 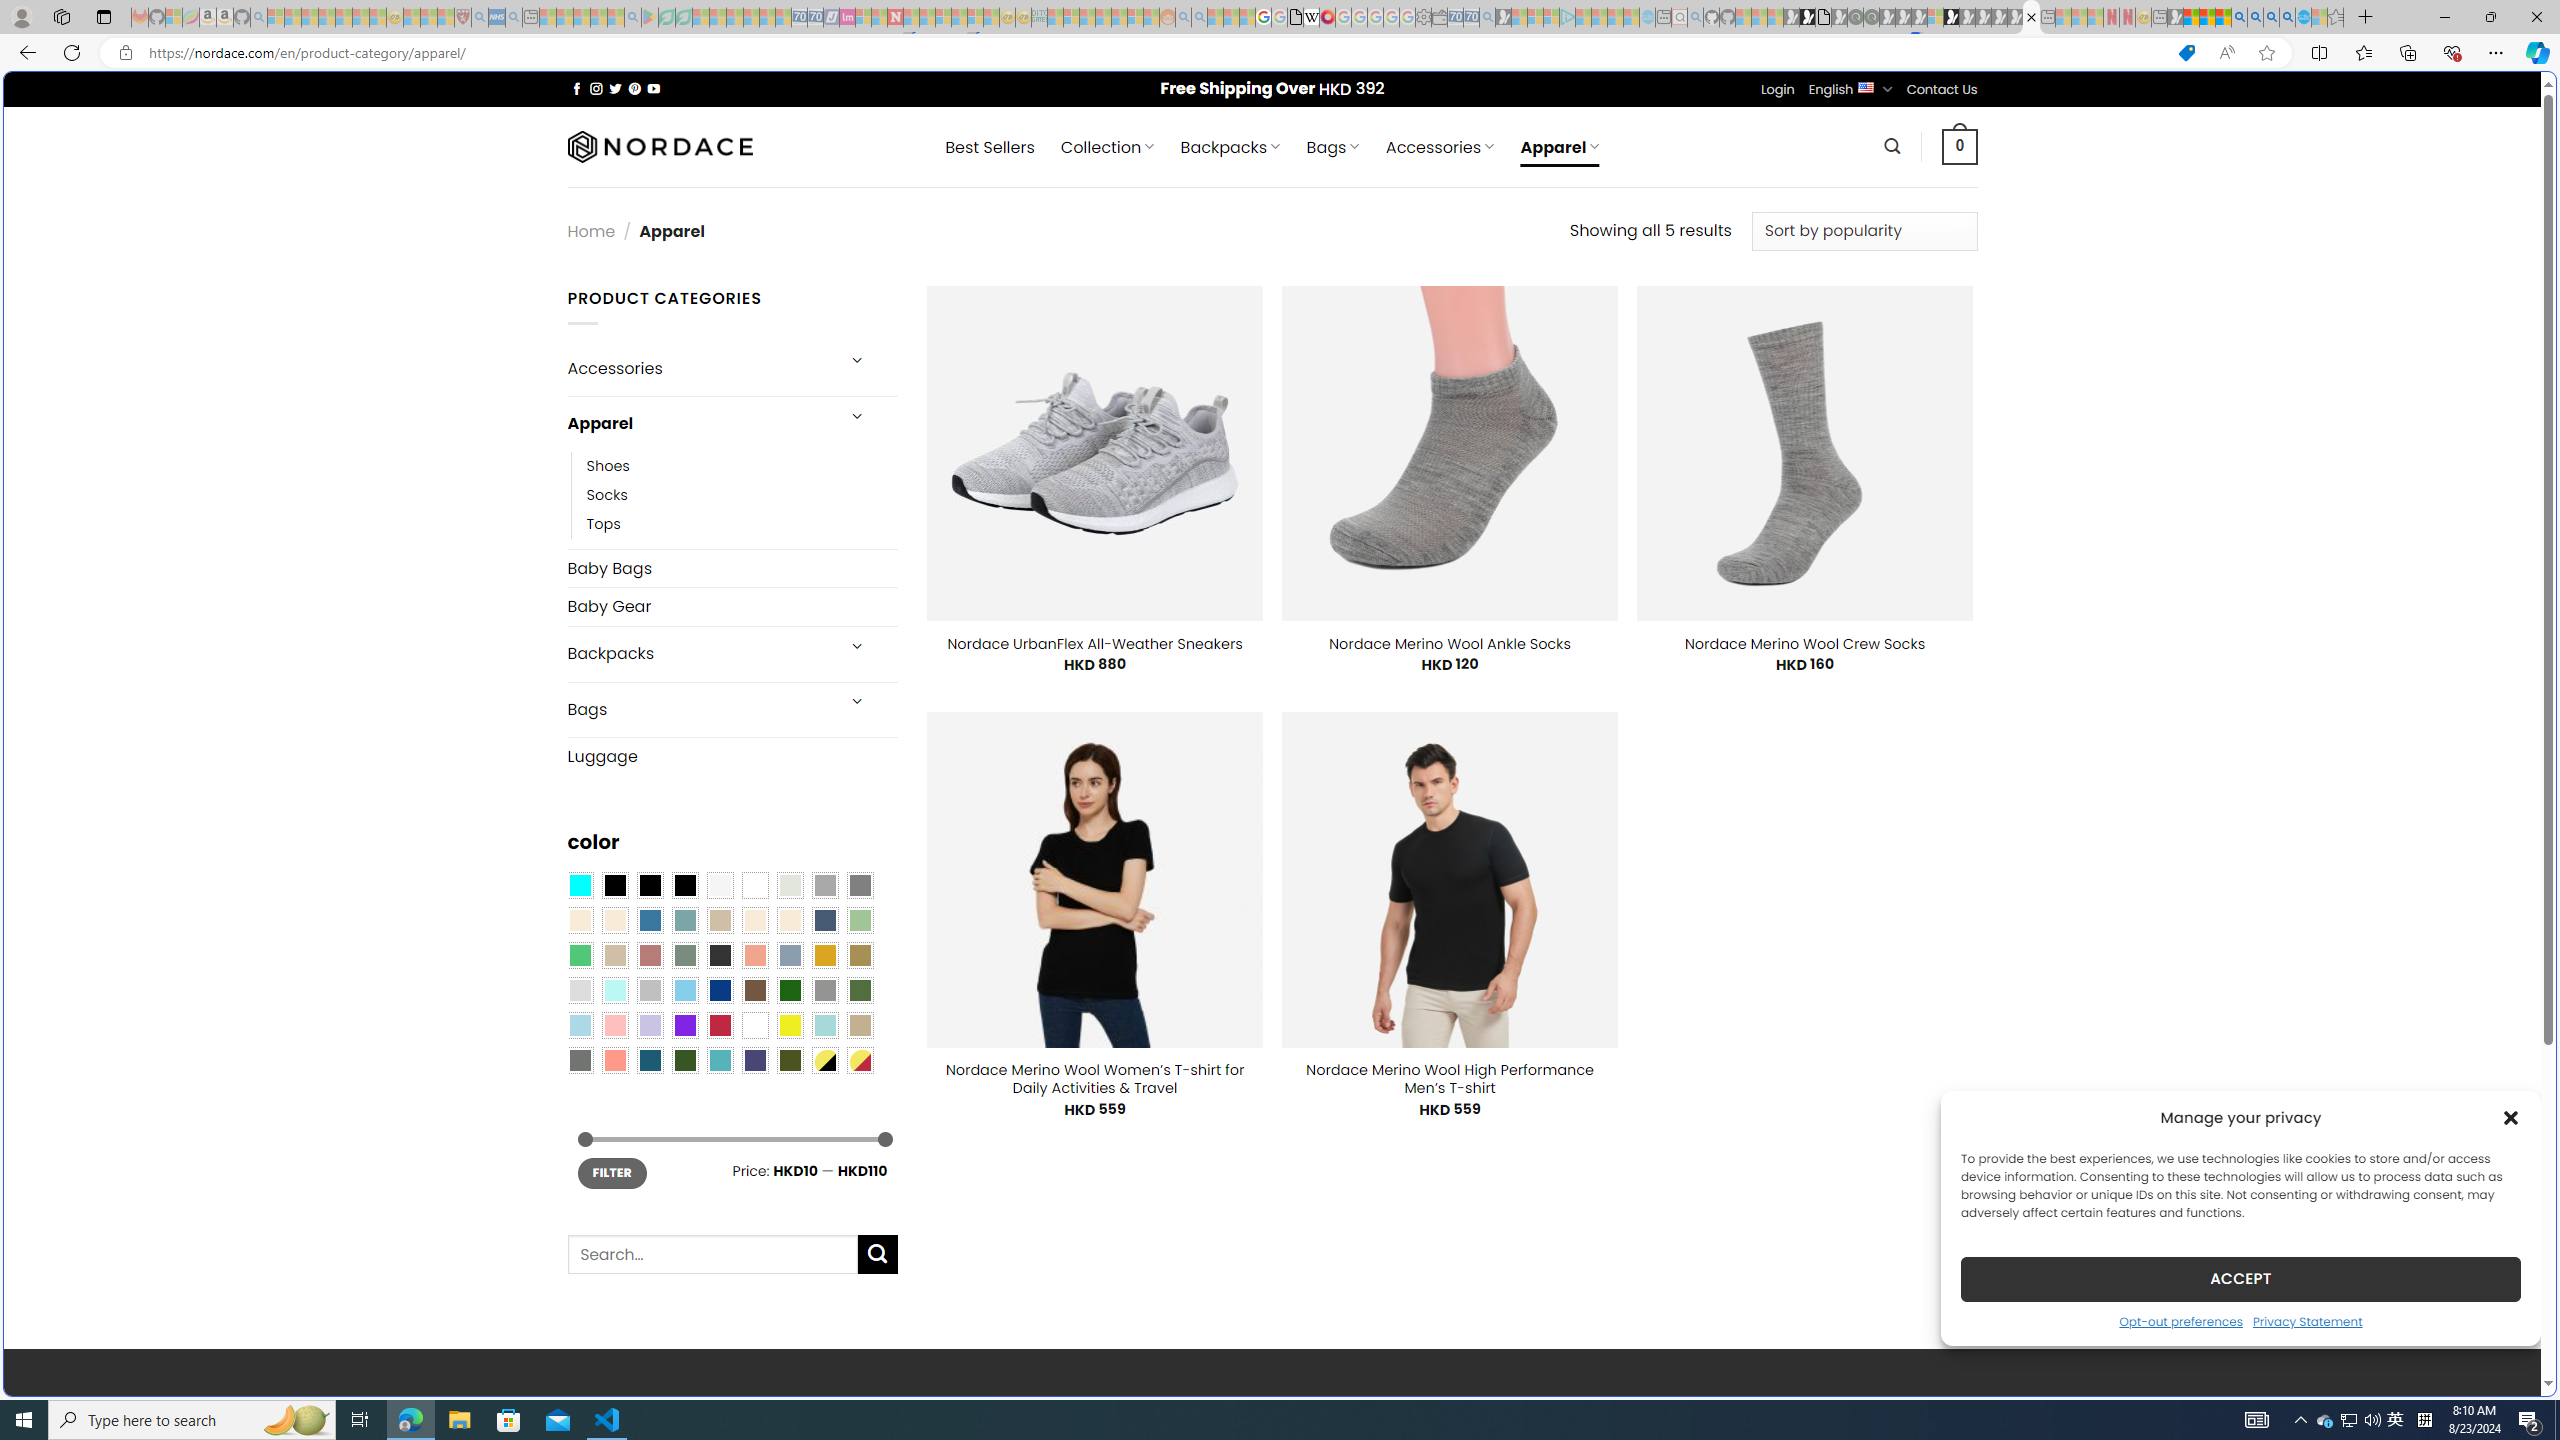 What do you see at coordinates (988, 146) in the screenshot?
I see `' Best Sellers'` at bounding box center [988, 146].